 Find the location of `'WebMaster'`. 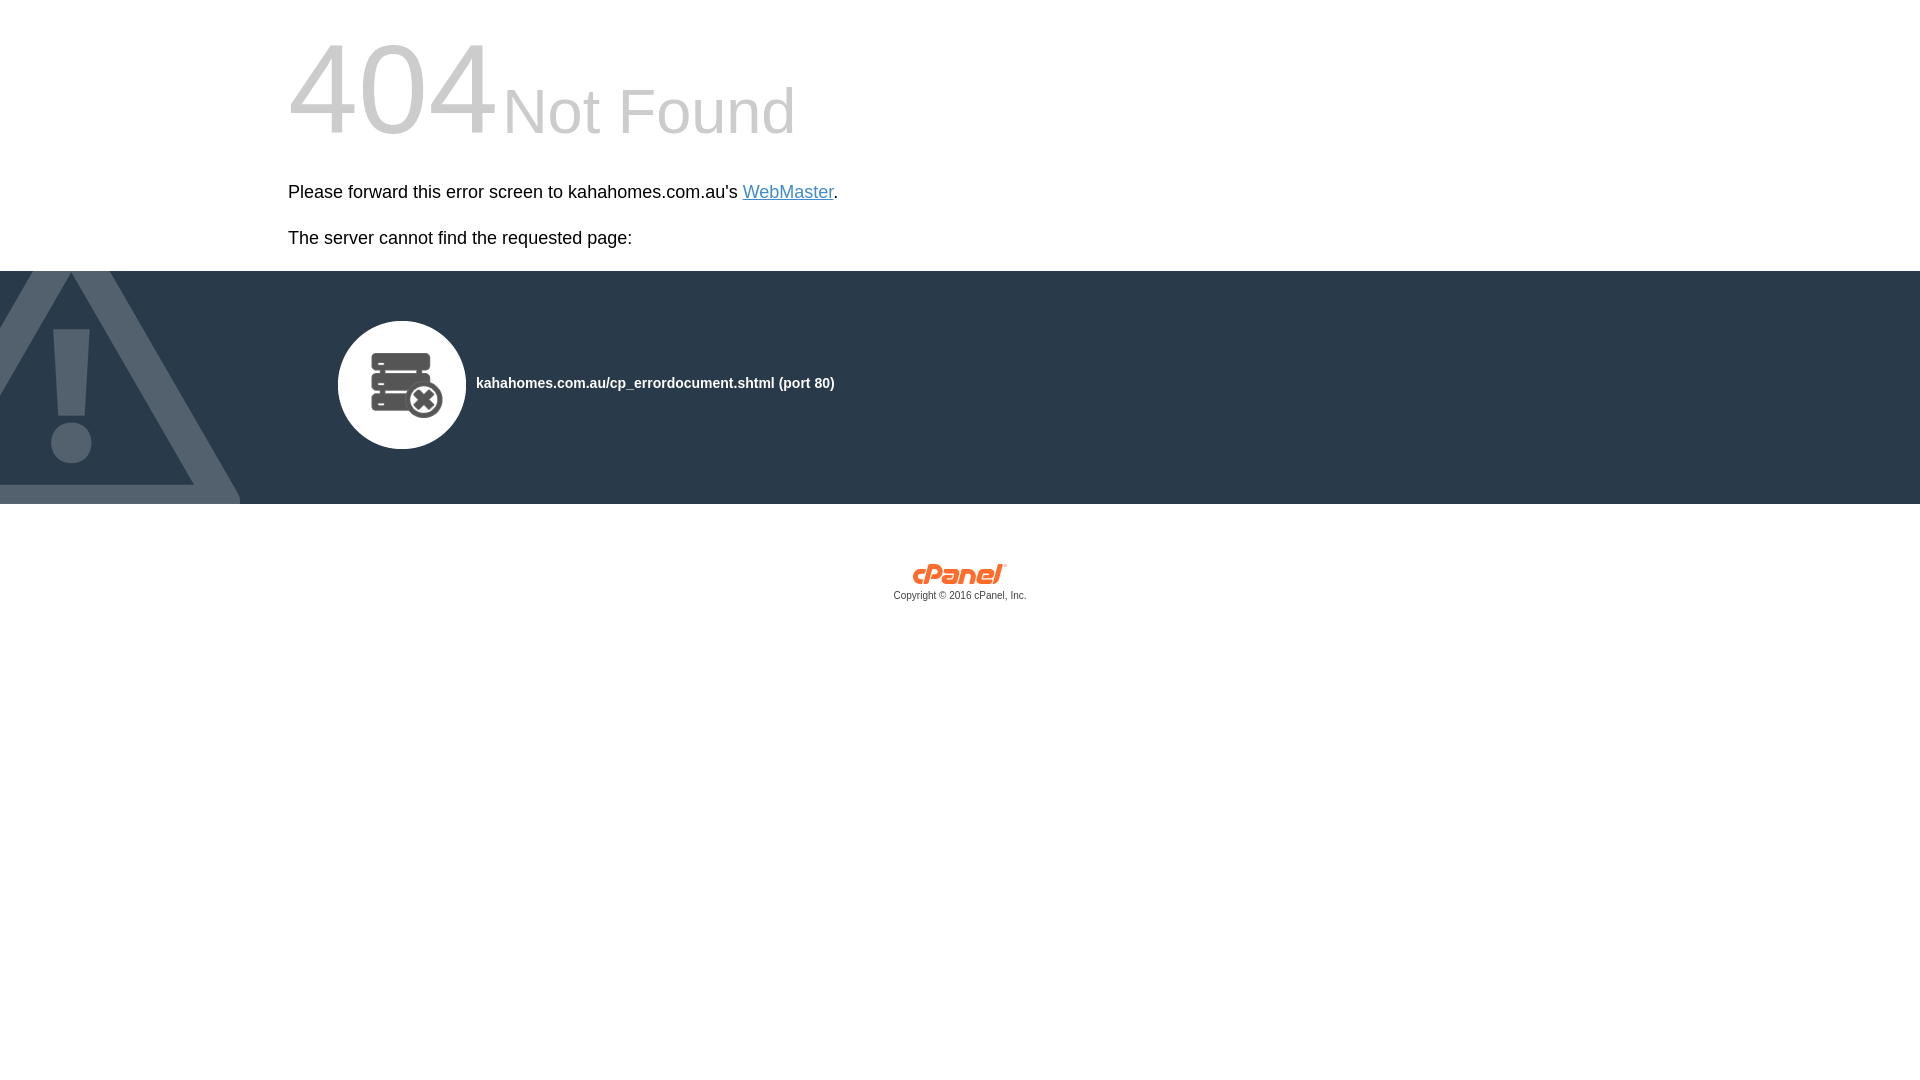

'WebMaster' is located at coordinates (742, 192).